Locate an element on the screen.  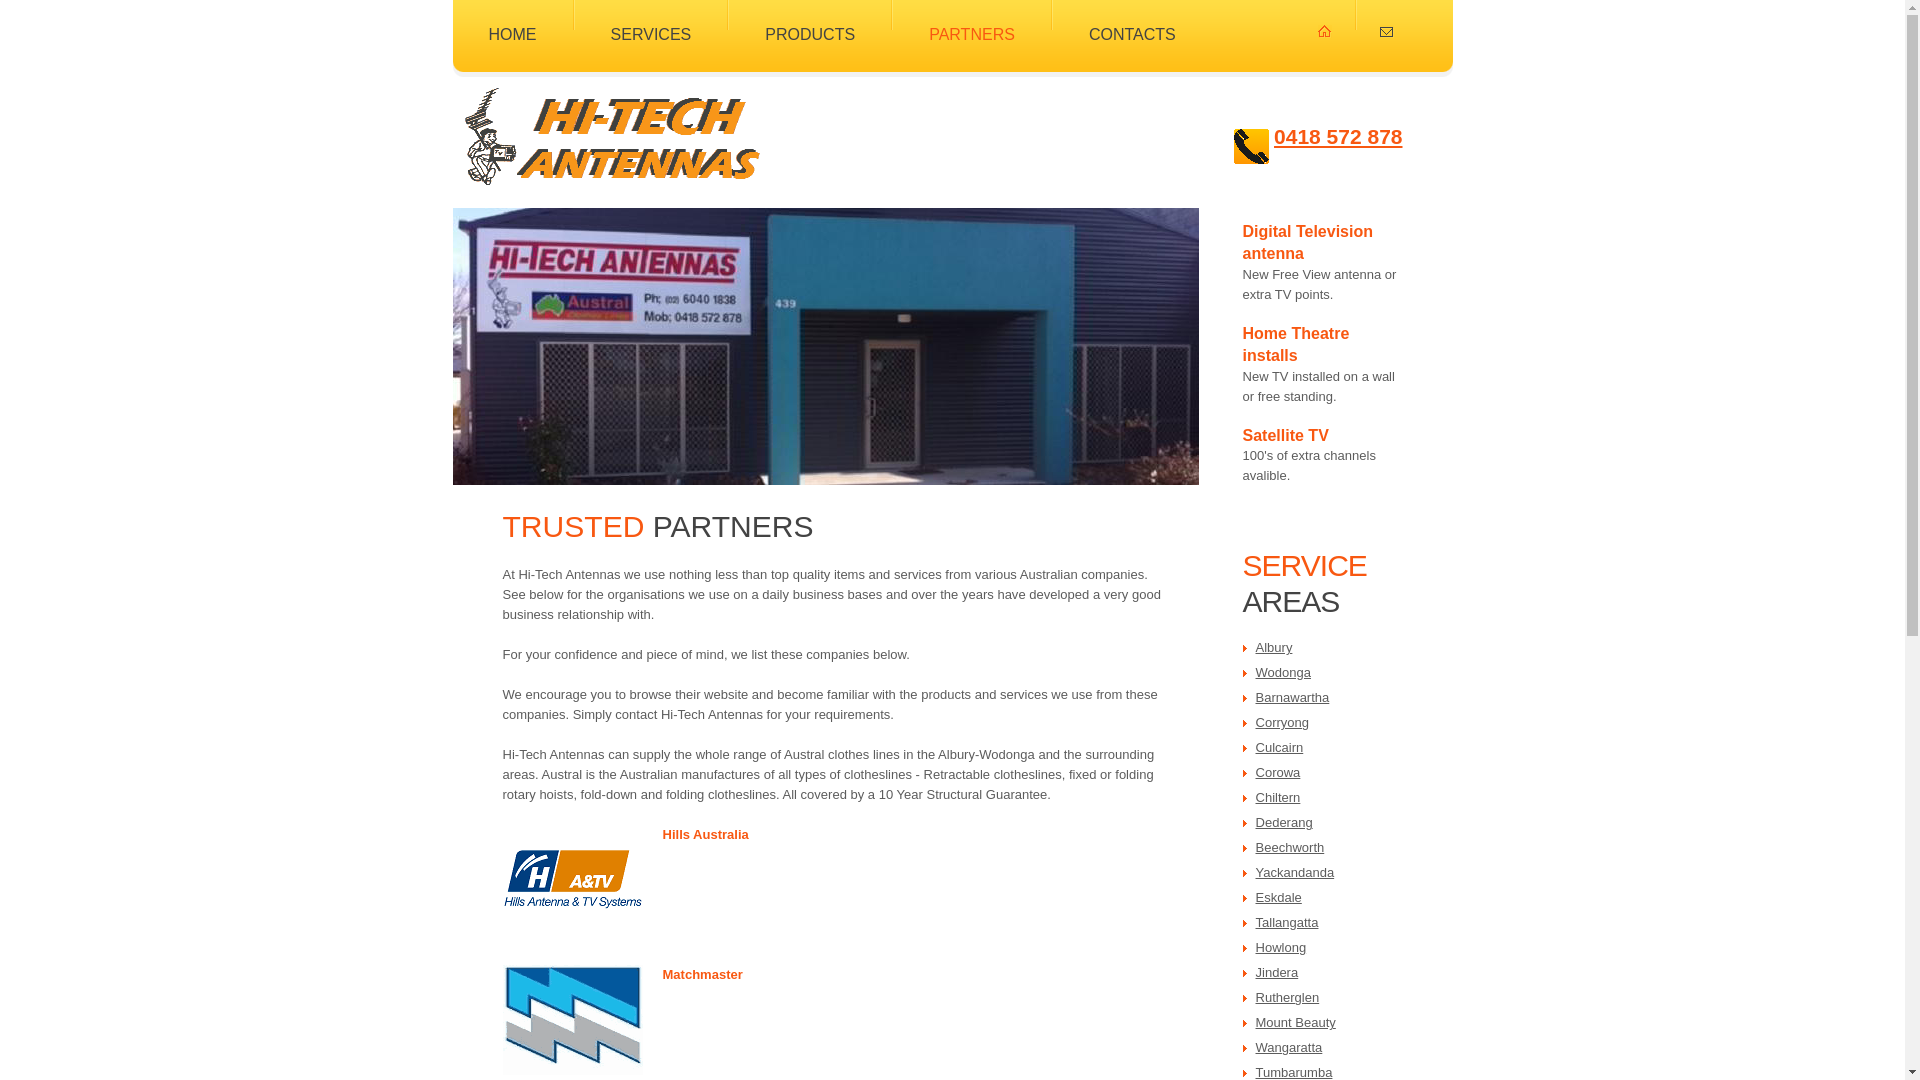
'Rutherglen' is located at coordinates (1287, 997).